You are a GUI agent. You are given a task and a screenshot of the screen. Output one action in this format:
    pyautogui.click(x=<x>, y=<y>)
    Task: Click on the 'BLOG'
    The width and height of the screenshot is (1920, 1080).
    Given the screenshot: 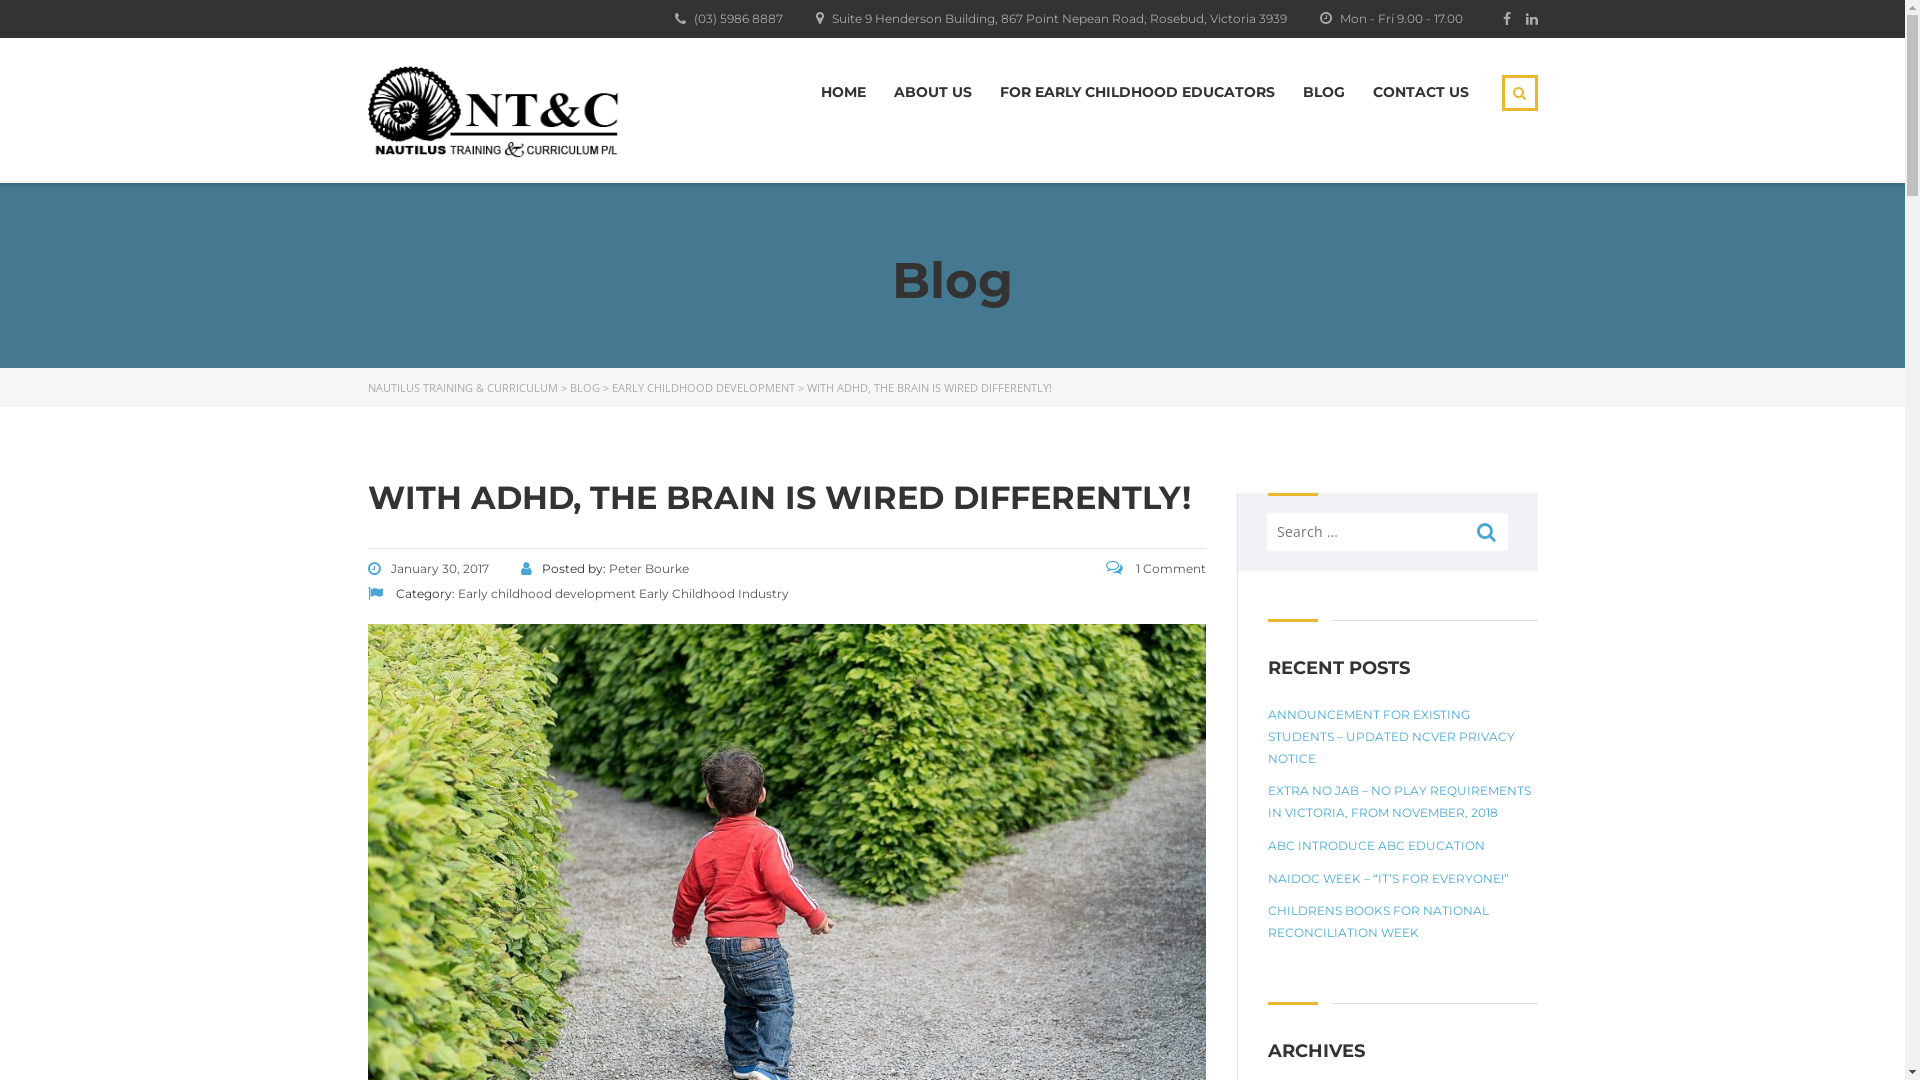 What is the action you would take?
    pyautogui.click(x=584, y=387)
    